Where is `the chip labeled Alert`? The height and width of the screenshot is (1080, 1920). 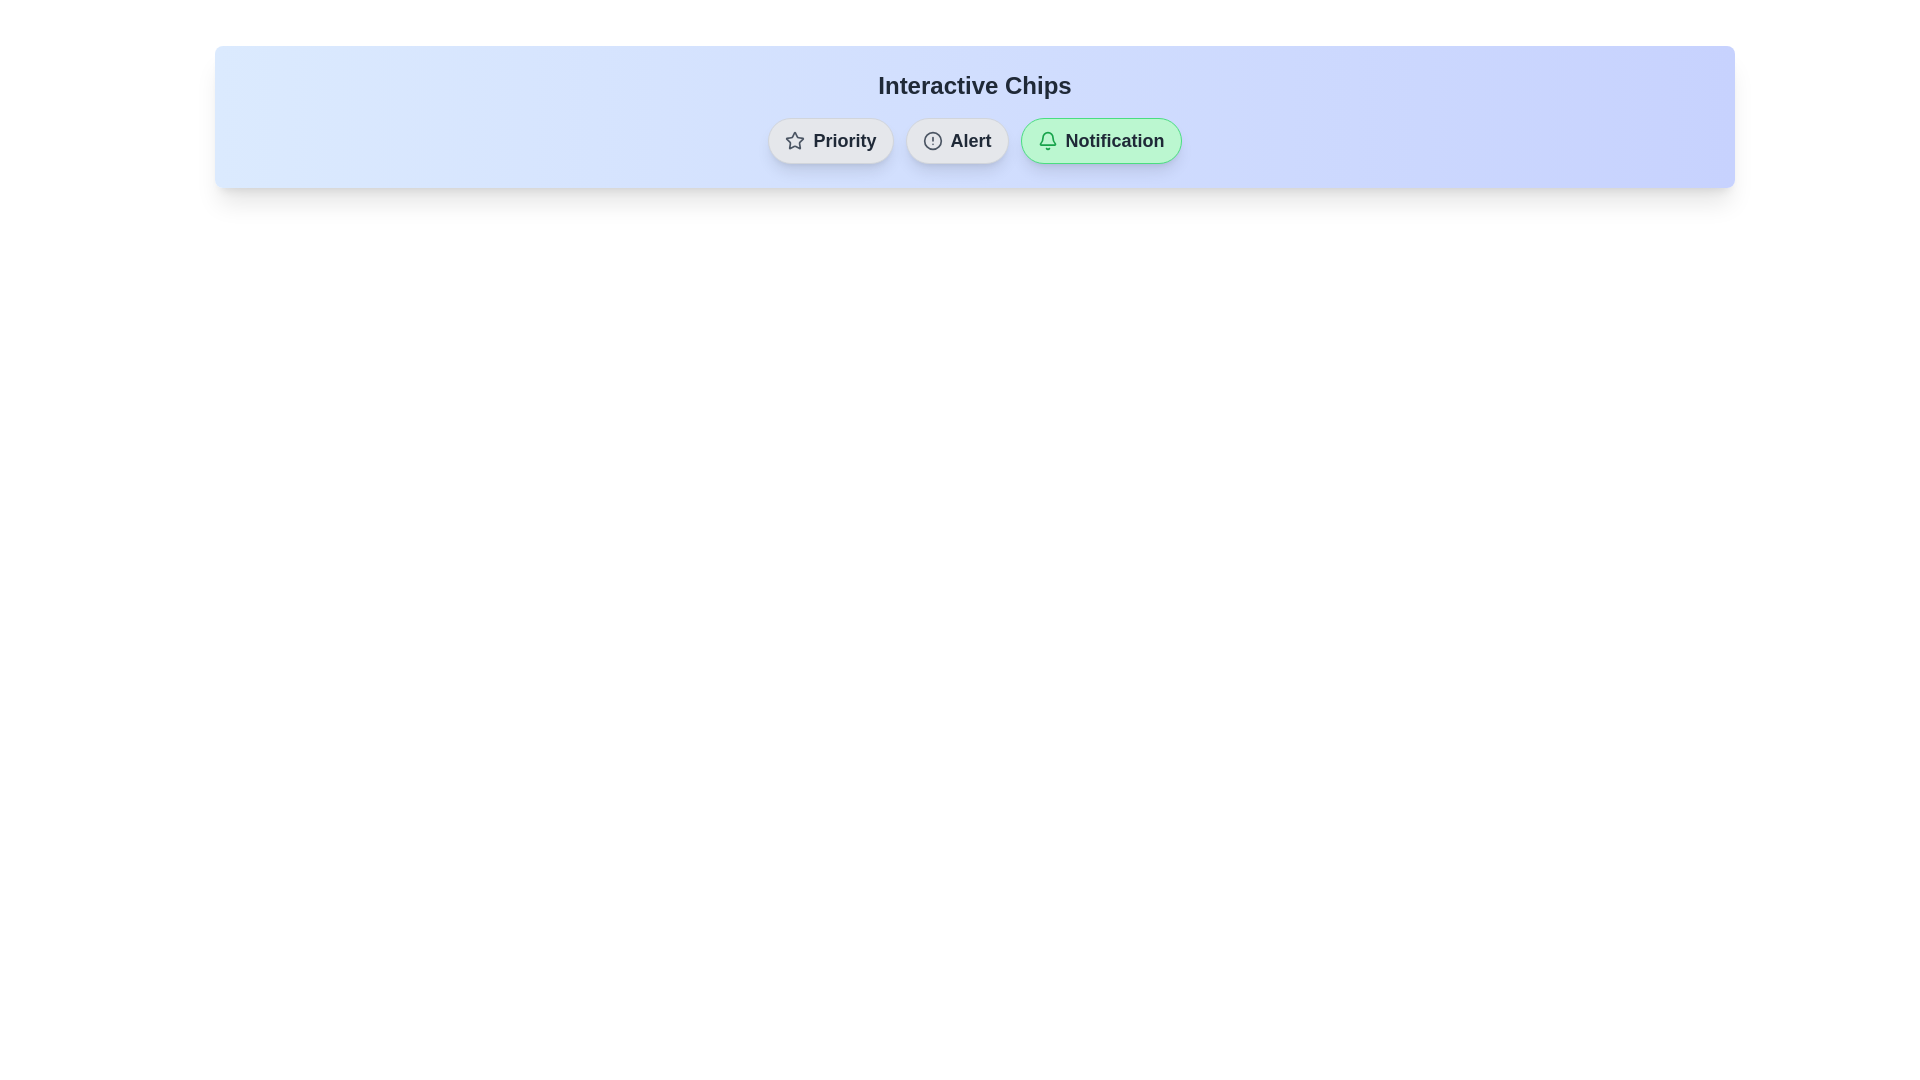 the chip labeled Alert is located at coordinates (955, 140).